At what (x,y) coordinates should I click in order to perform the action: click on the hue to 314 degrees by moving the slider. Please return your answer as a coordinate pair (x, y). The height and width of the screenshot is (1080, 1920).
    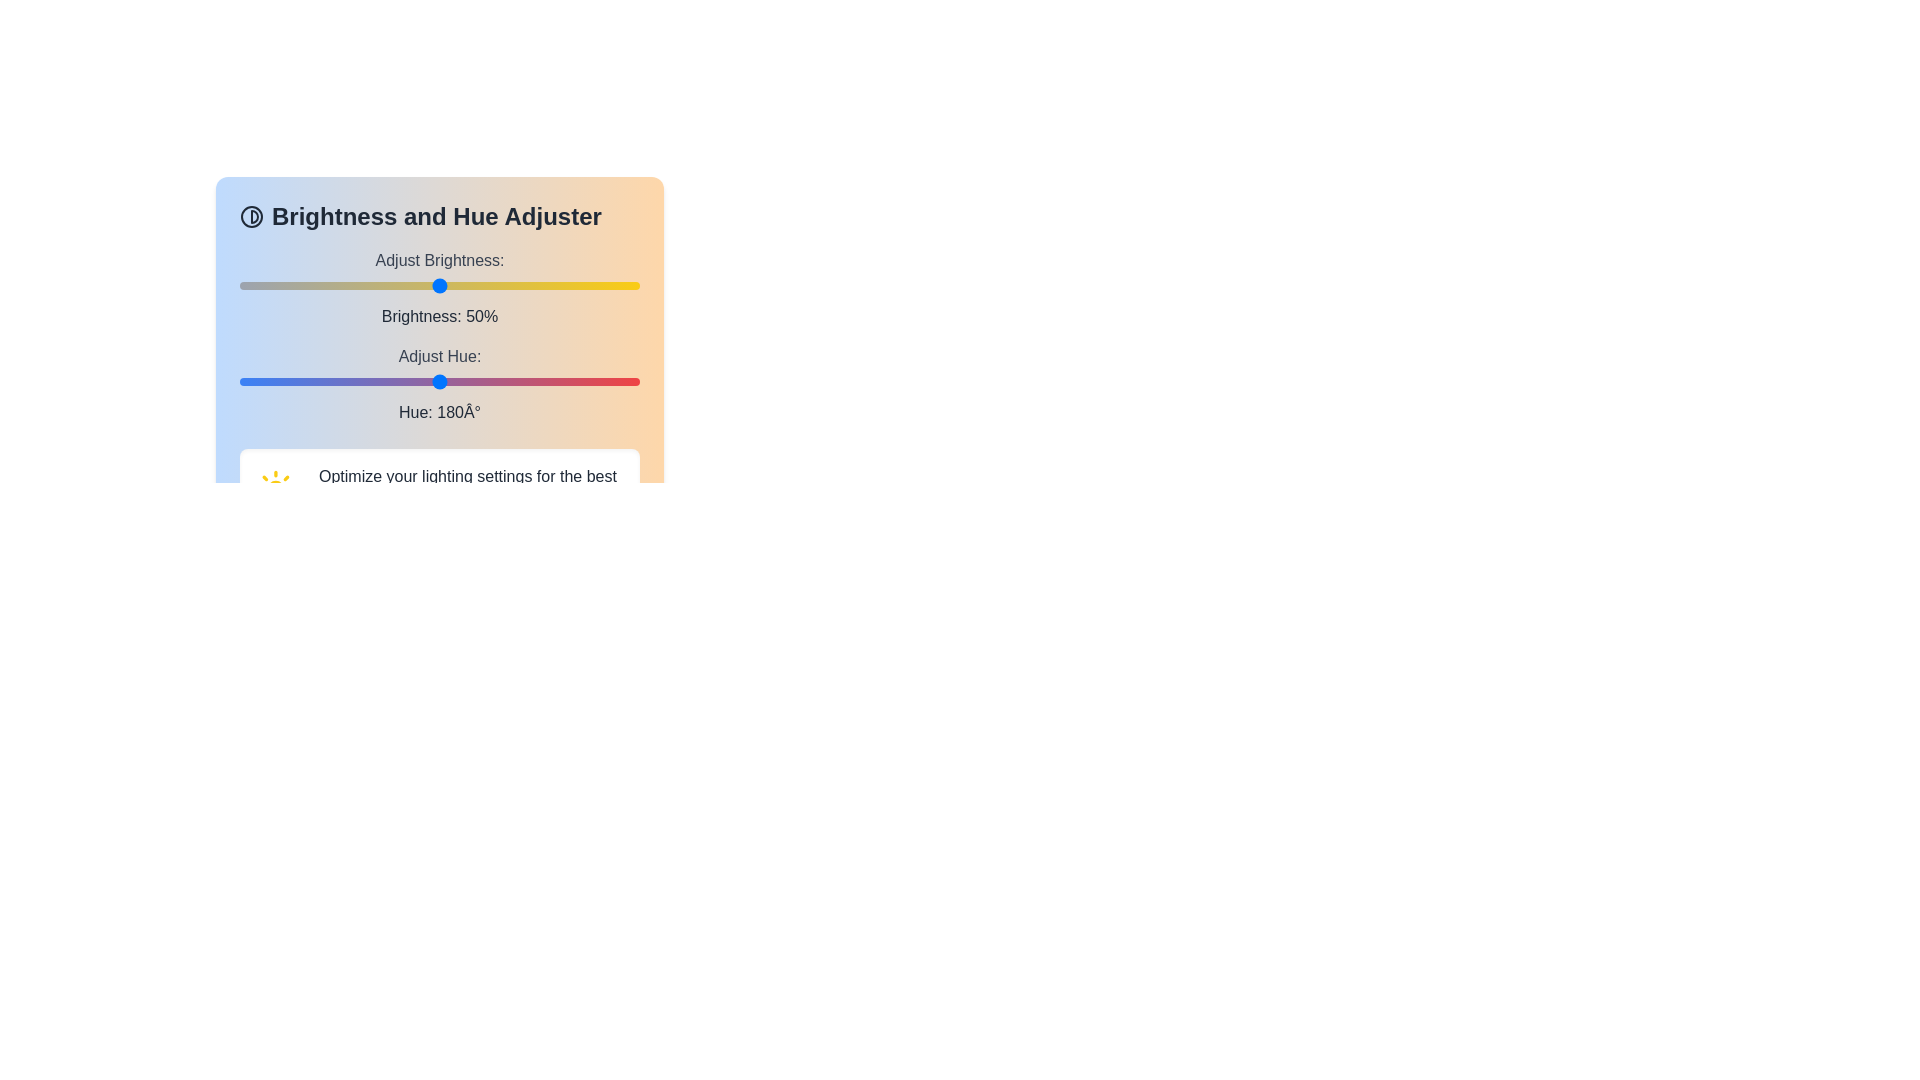
    Looking at the image, I should click on (587, 381).